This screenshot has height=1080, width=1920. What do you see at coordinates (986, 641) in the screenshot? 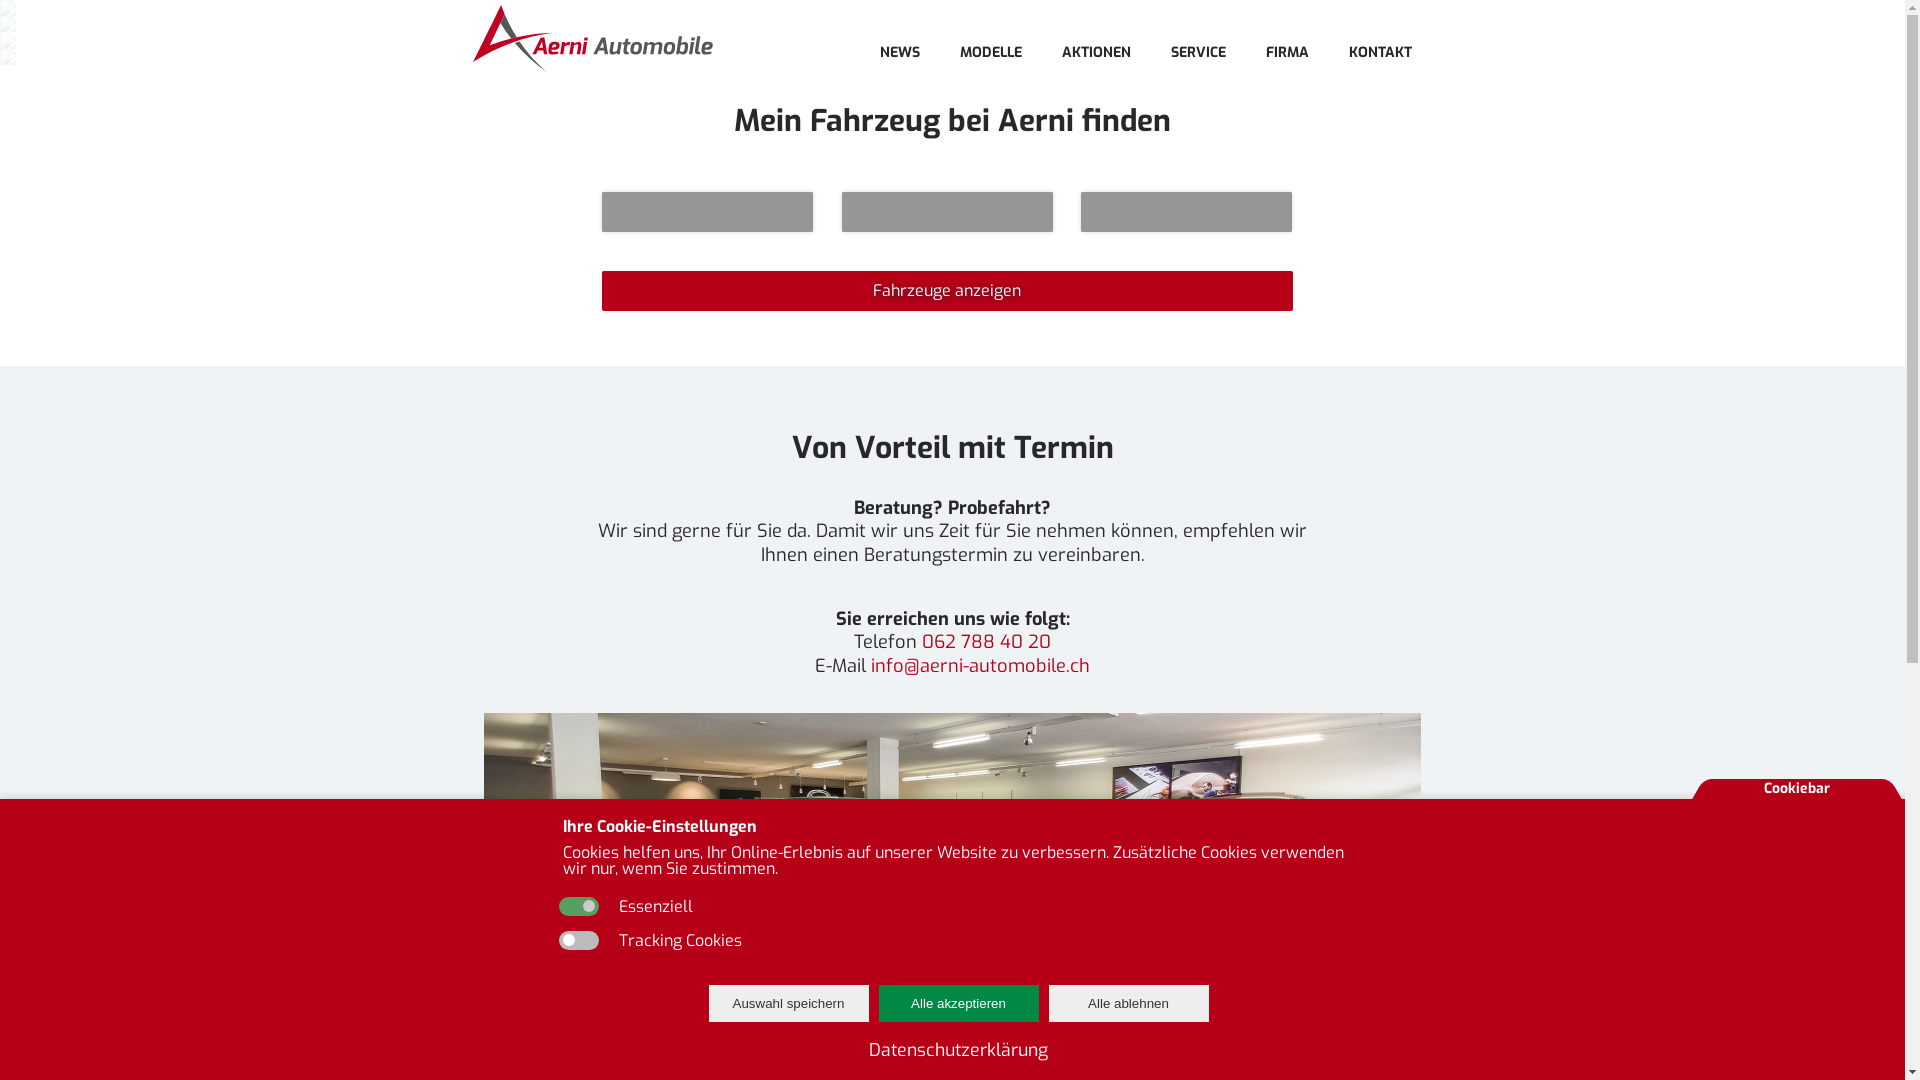
I see `'062 788 40 20'` at bounding box center [986, 641].